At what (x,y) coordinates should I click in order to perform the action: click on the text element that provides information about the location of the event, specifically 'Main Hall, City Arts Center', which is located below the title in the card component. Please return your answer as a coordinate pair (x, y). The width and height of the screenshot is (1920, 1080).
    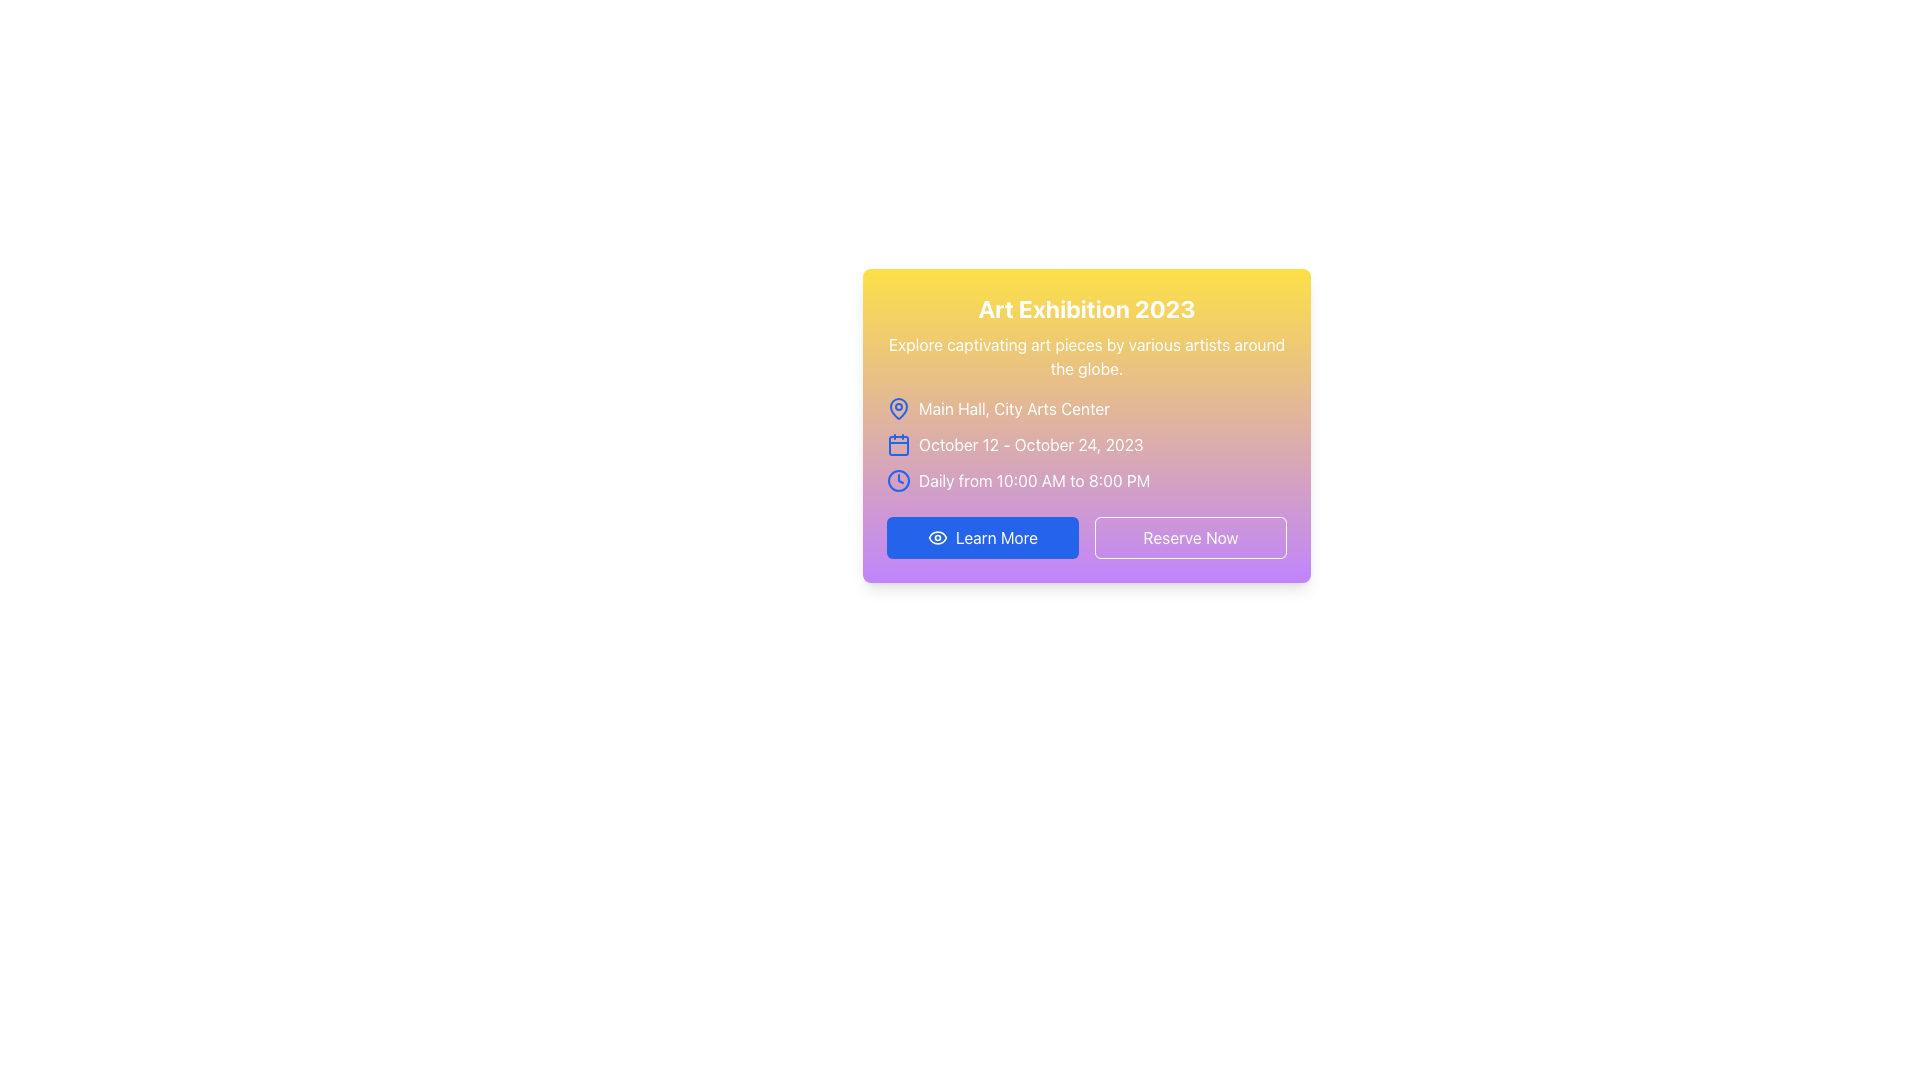
    Looking at the image, I should click on (1085, 407).